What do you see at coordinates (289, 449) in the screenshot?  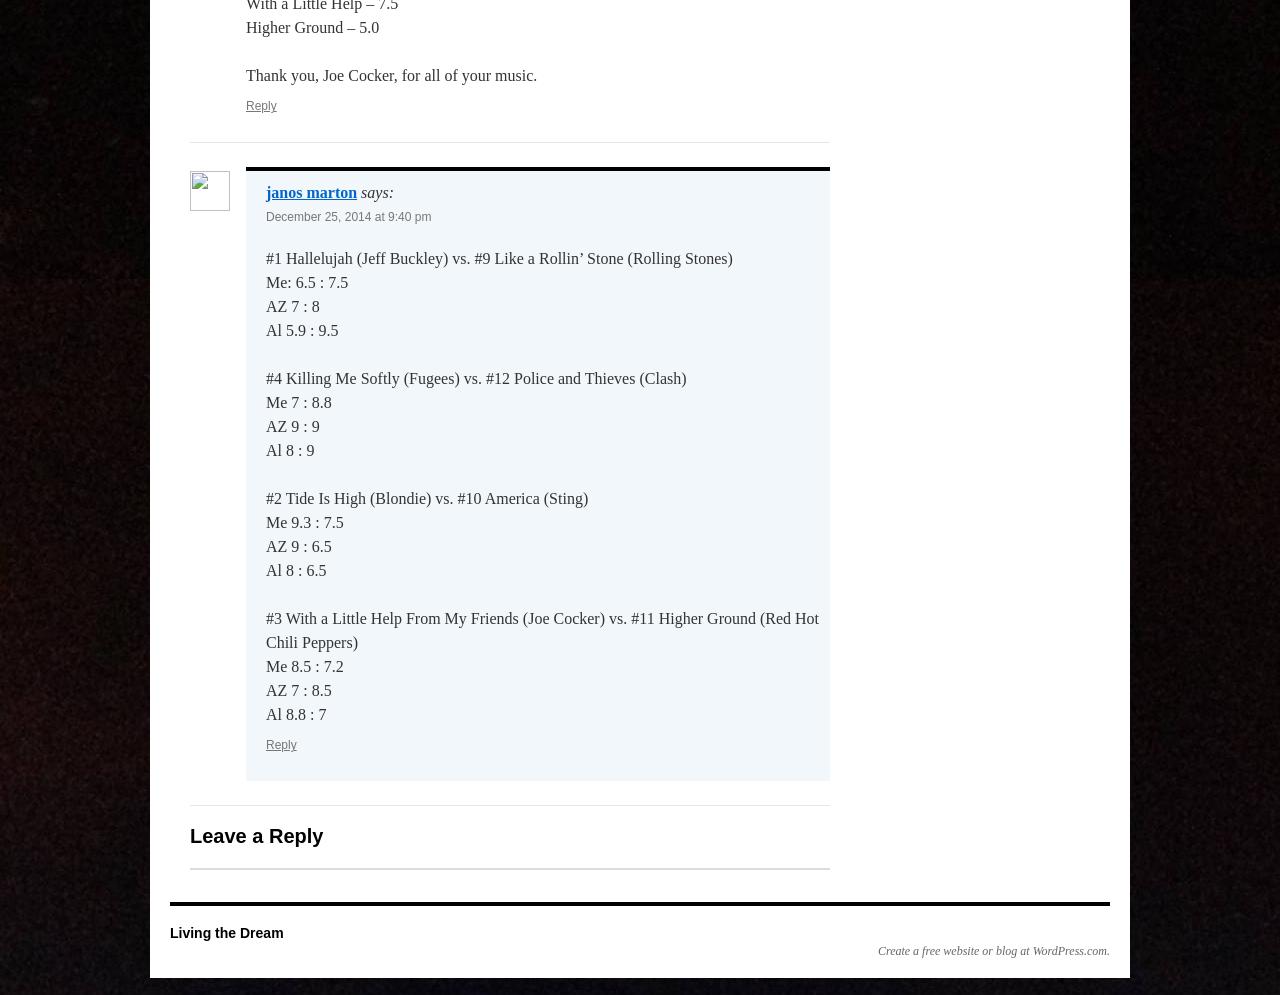 I see `'Al  8 : 9'` at bounding box center [289, 449].